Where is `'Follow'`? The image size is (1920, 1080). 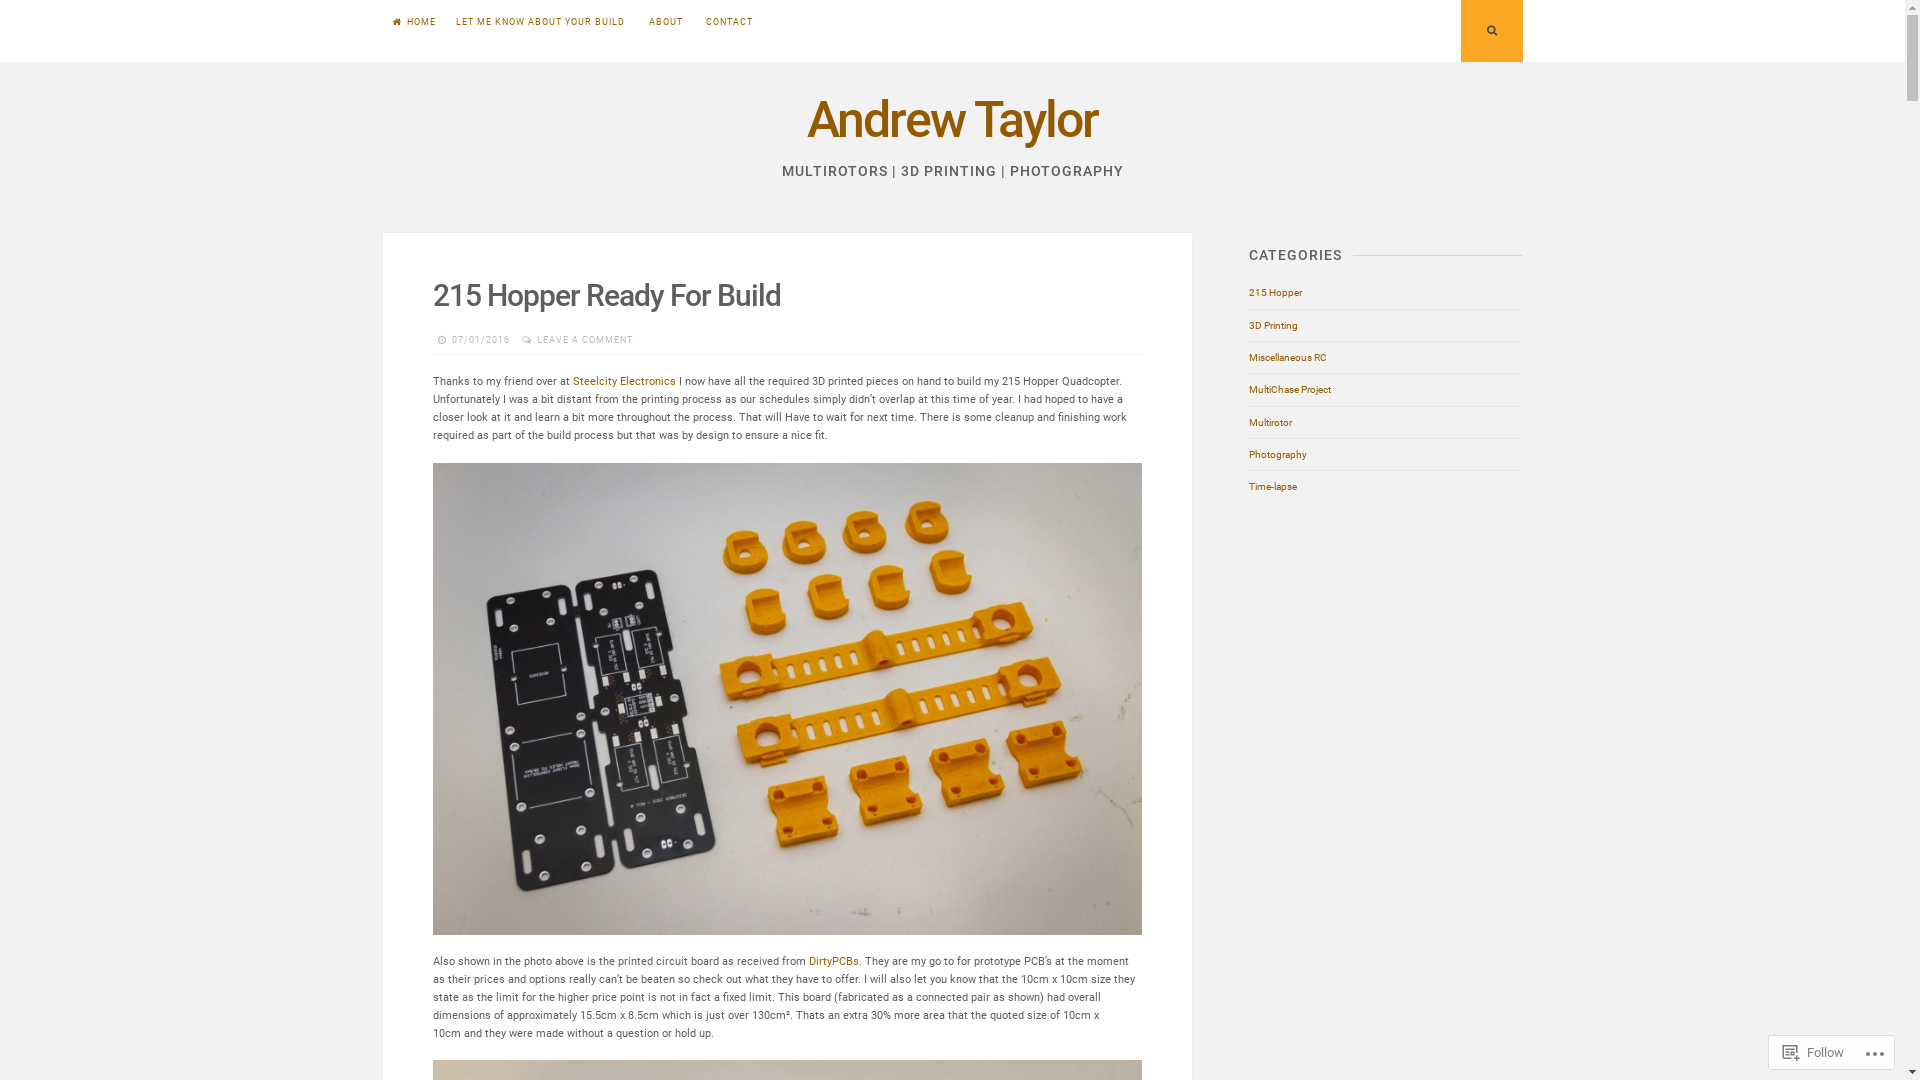
'Follow' is located at coordinates (1775, 1051).